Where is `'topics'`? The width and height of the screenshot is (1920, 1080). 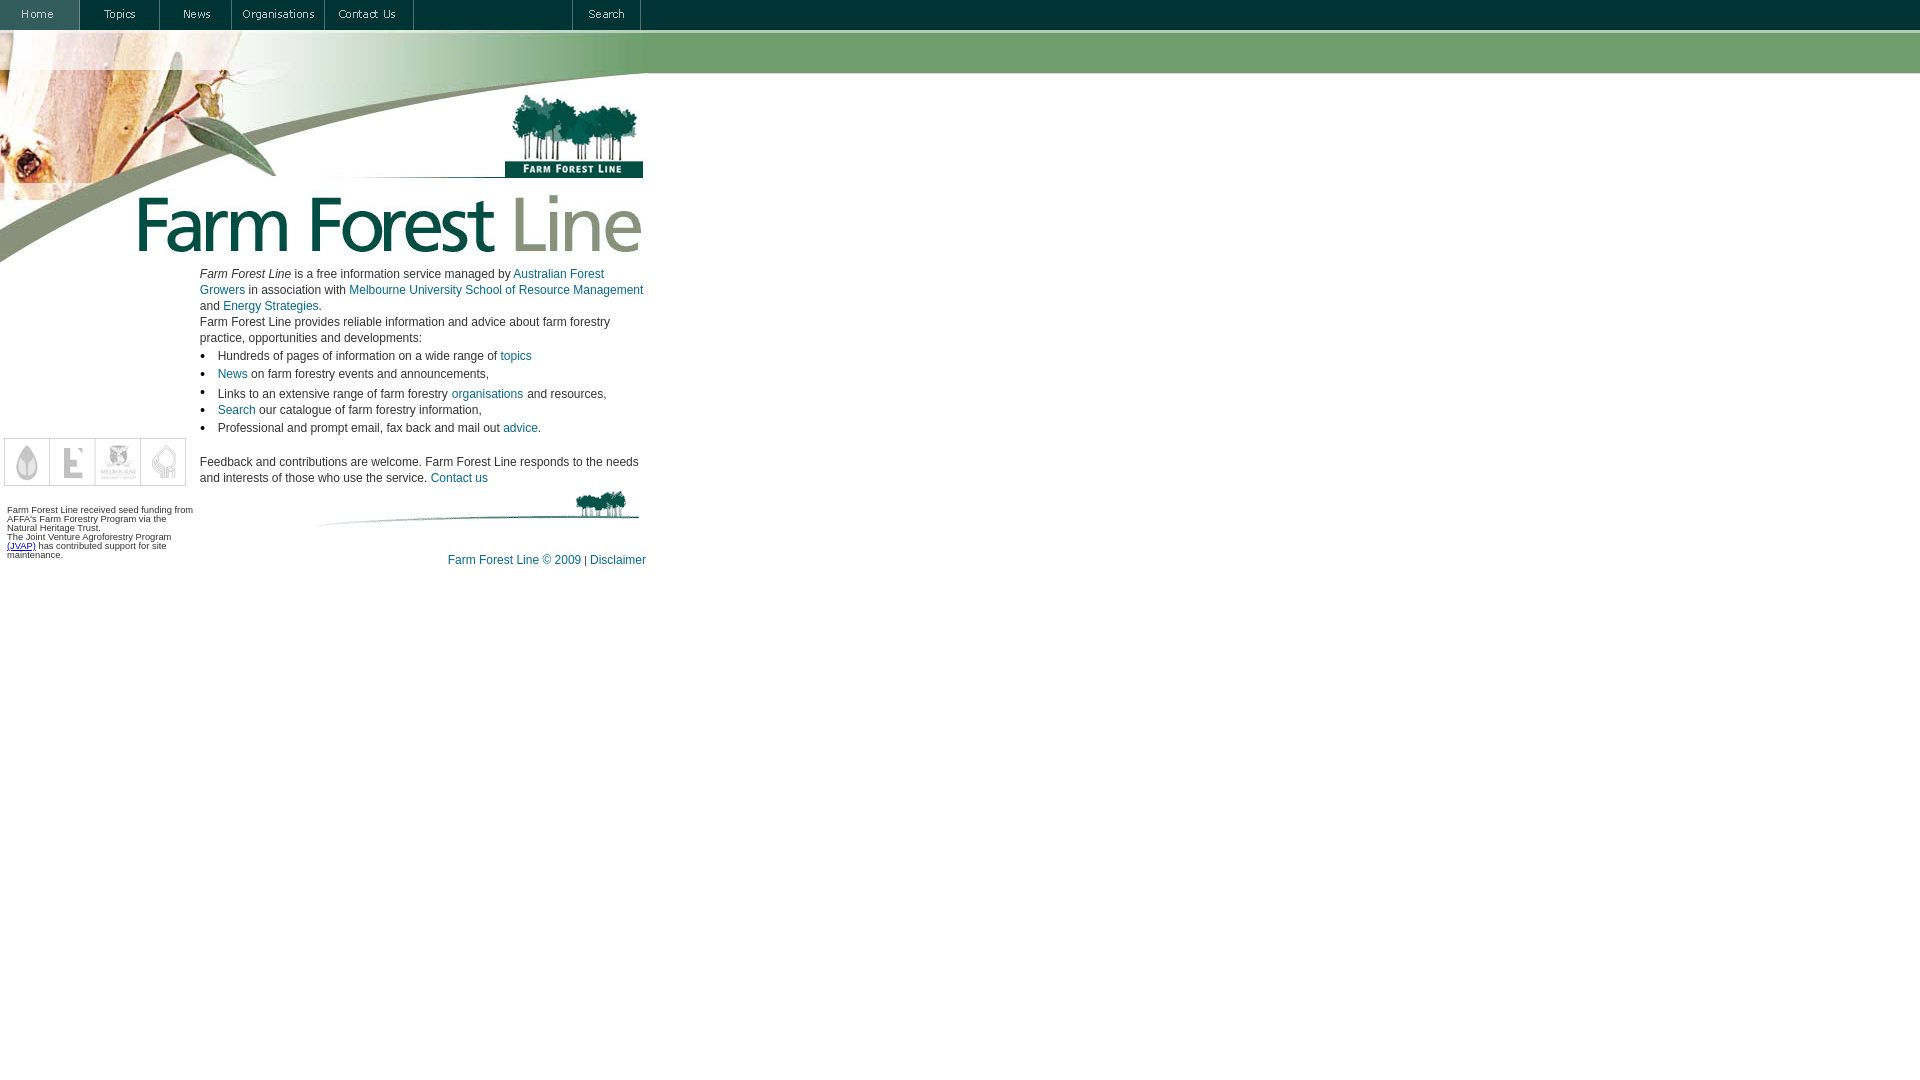 'topics' is located at coordinates (500, 354).